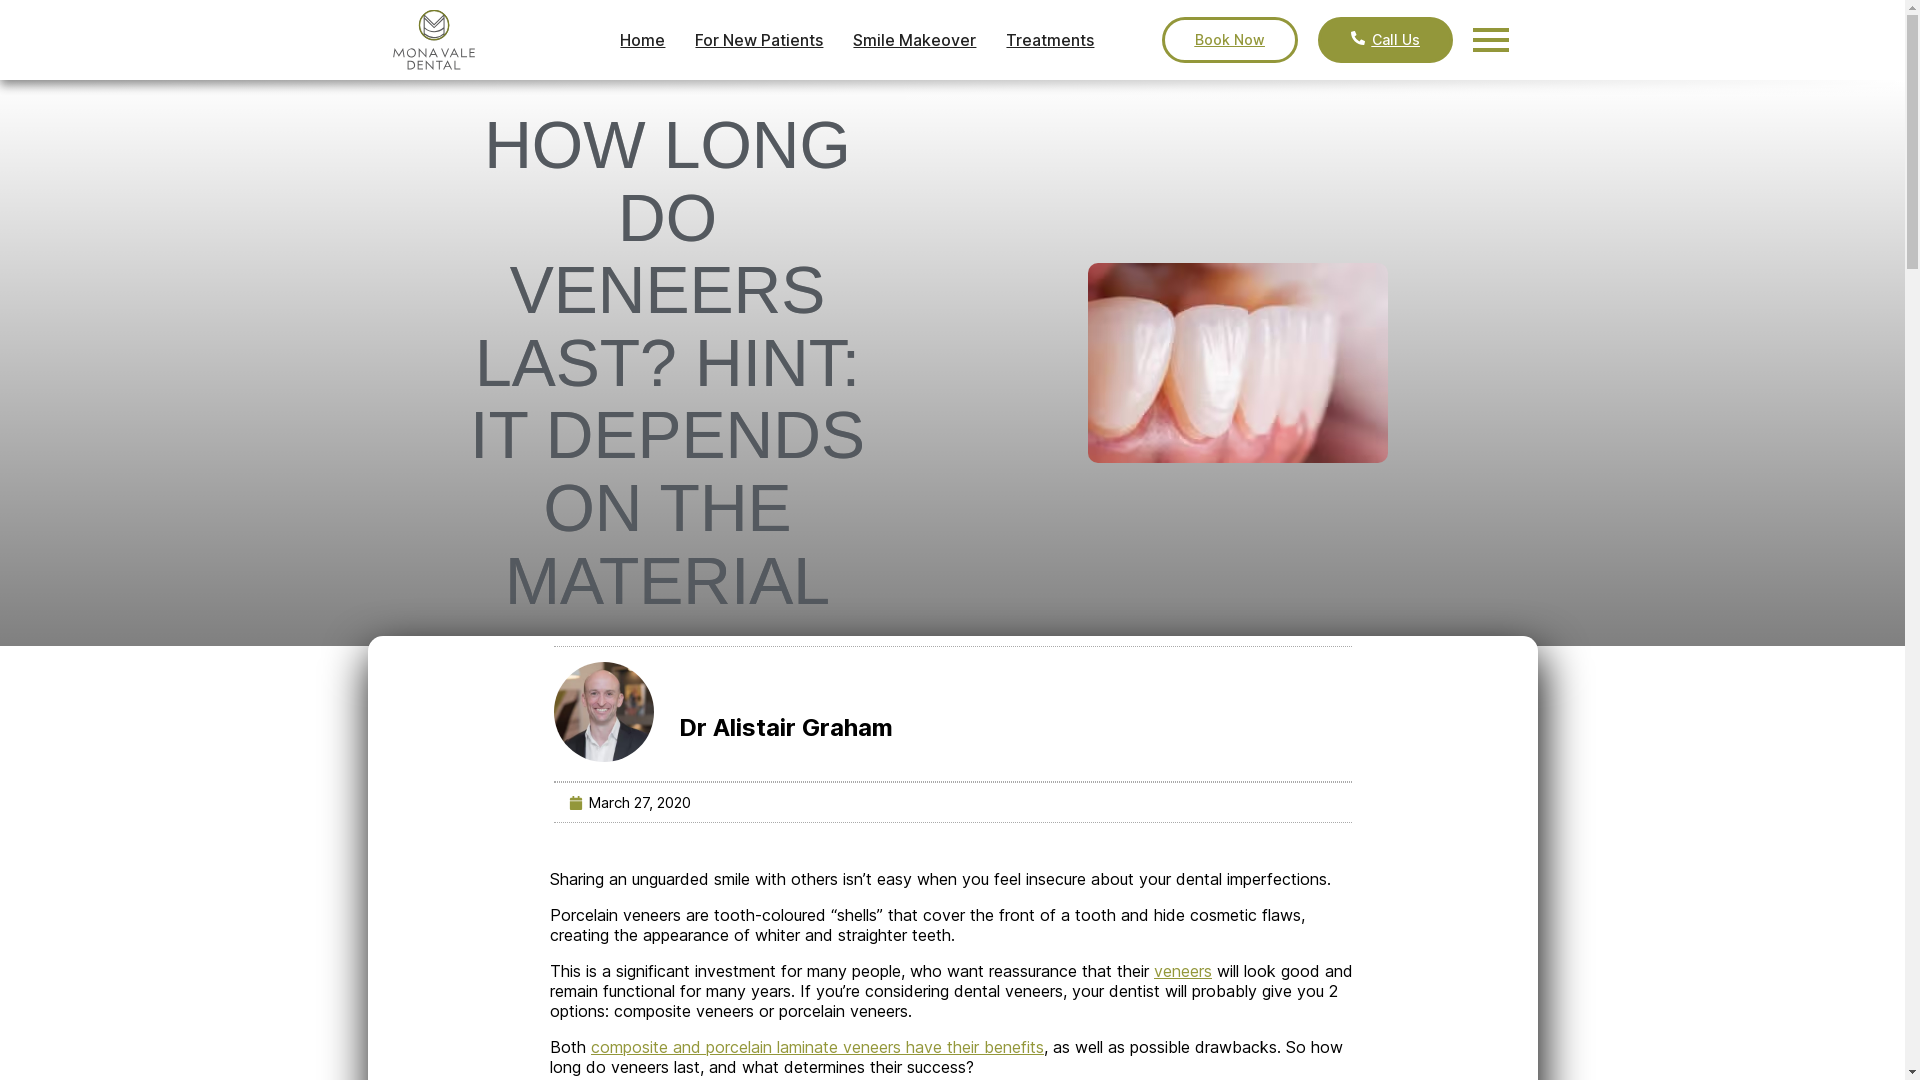  What do you see at coordinates (1228, 39) in the screenshot?
I see `'Book Now'` at bounding box center [1228, 39].